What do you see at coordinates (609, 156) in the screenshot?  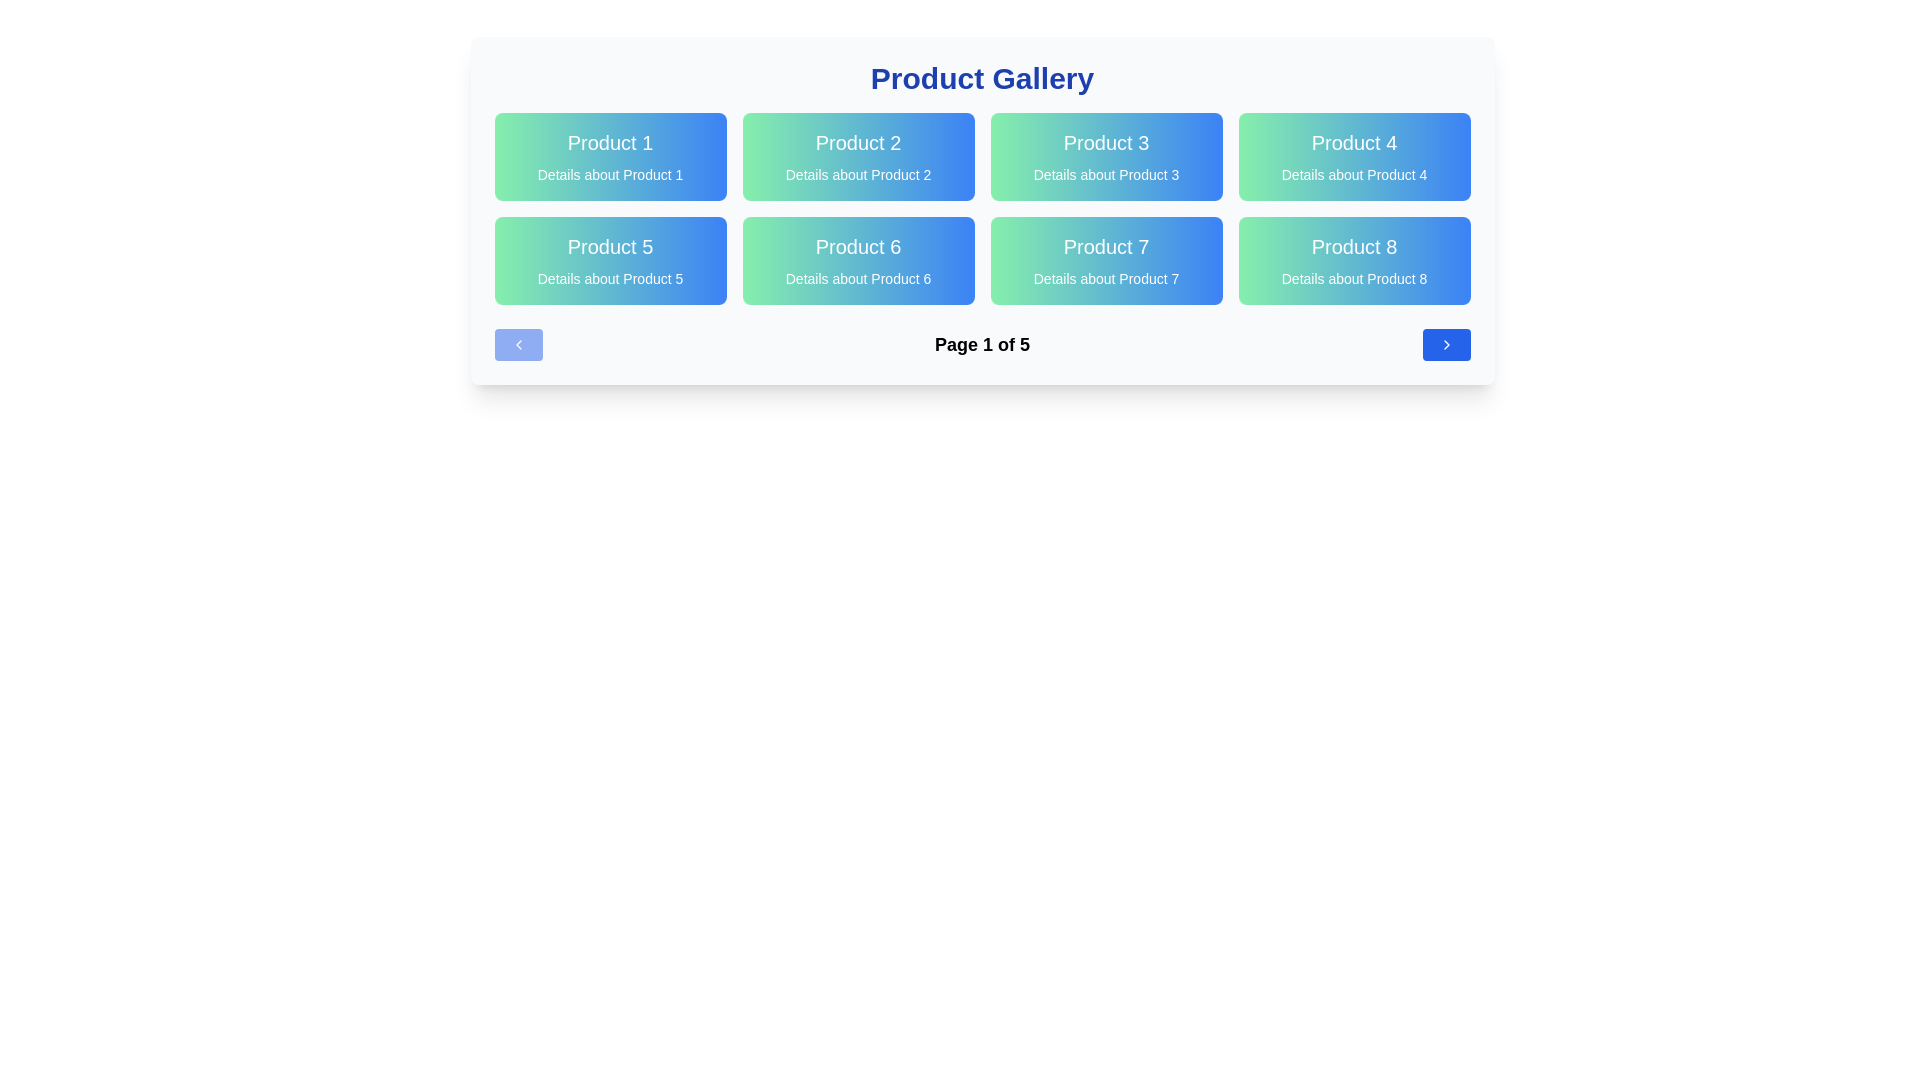 I see `the informational card representing 'Product 1', located at the top left corner of the grid layout` at bounding box center [609, 156].